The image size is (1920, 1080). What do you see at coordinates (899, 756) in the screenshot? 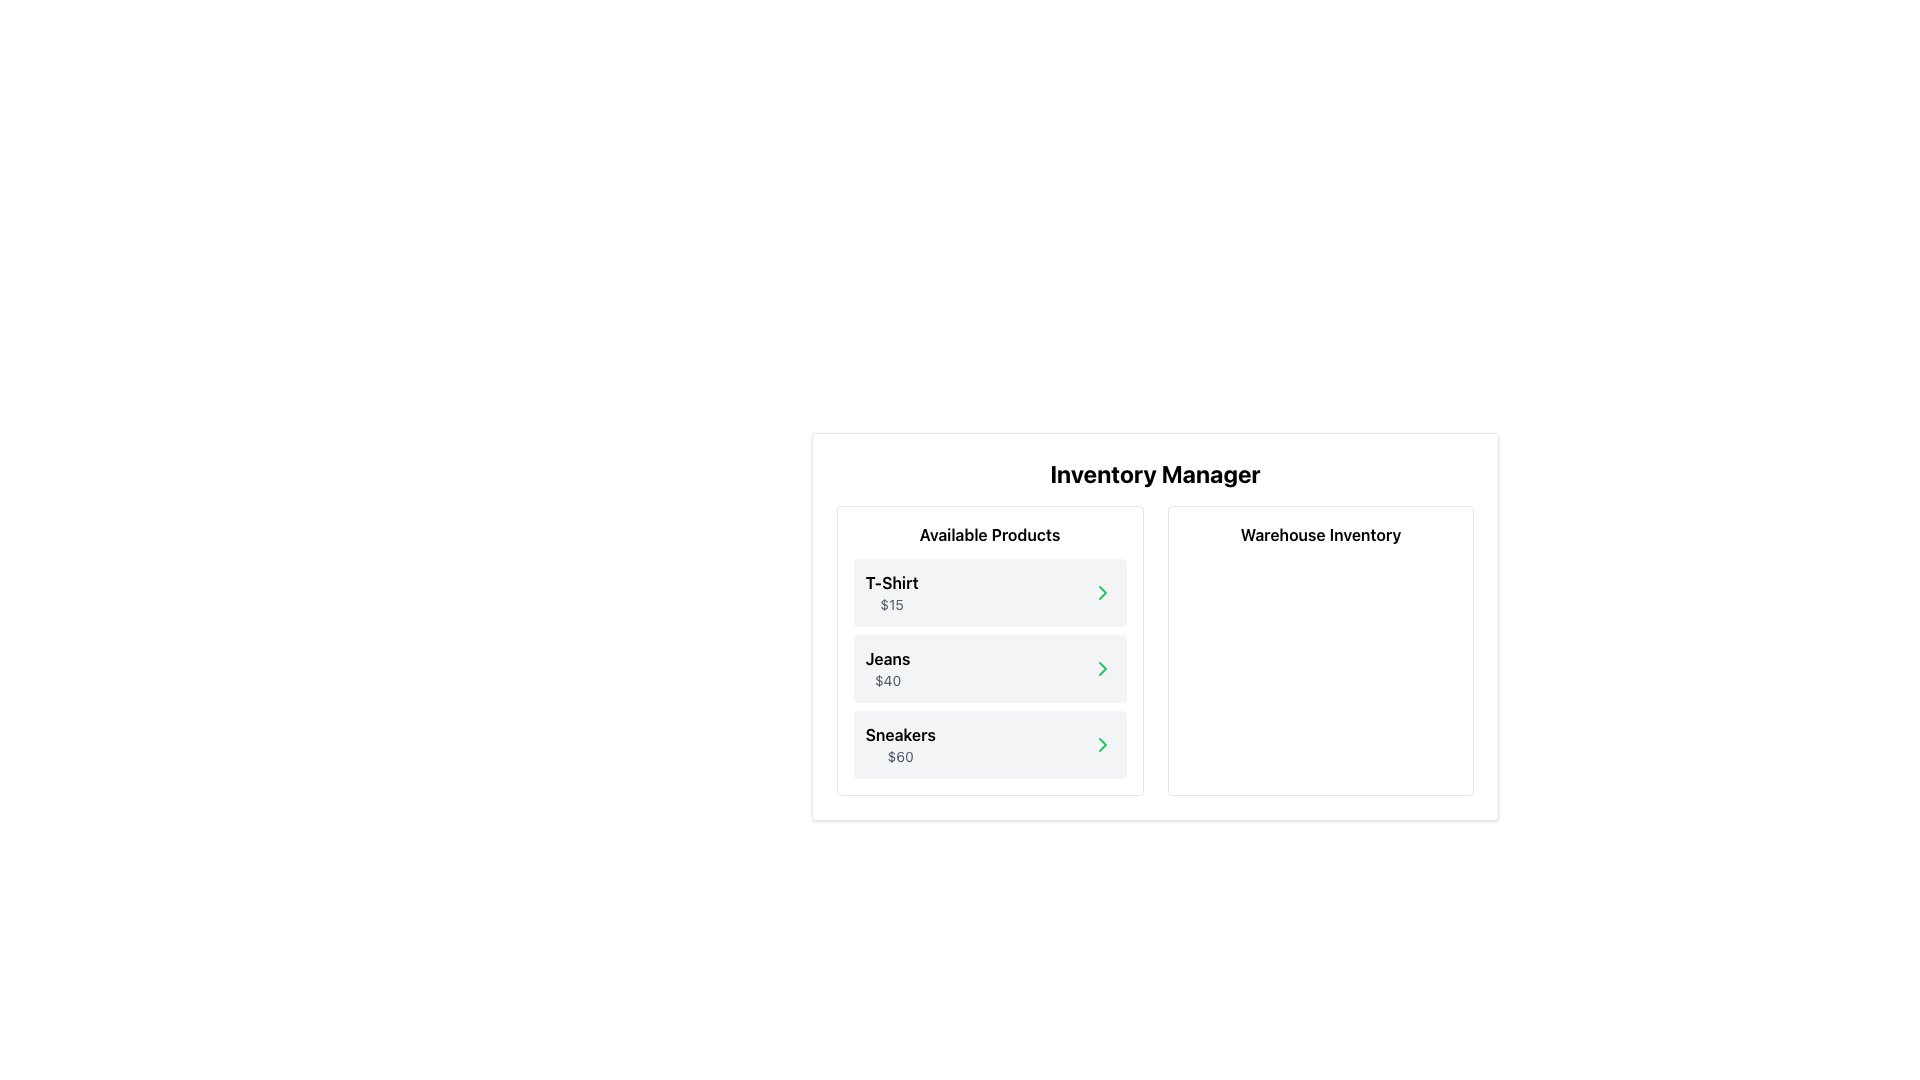
I see `text content of the price tag located in the third card labeled 'Sneakers' within the 'Available Products' section` at bounding box center [899, 756].